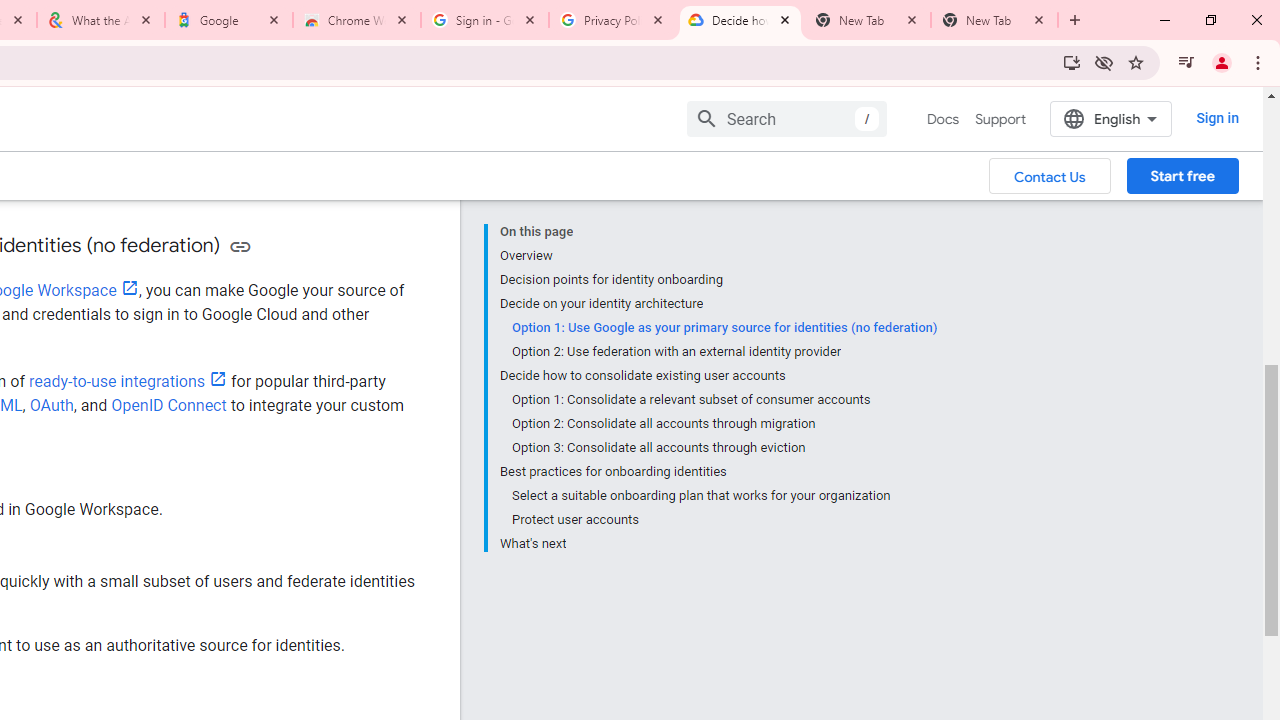 This screenshot has height=720, width=1280. Describe the element at coordinates (1185, 61) in the screenshot. I see `'Control your music, videos, and more'` at that location.